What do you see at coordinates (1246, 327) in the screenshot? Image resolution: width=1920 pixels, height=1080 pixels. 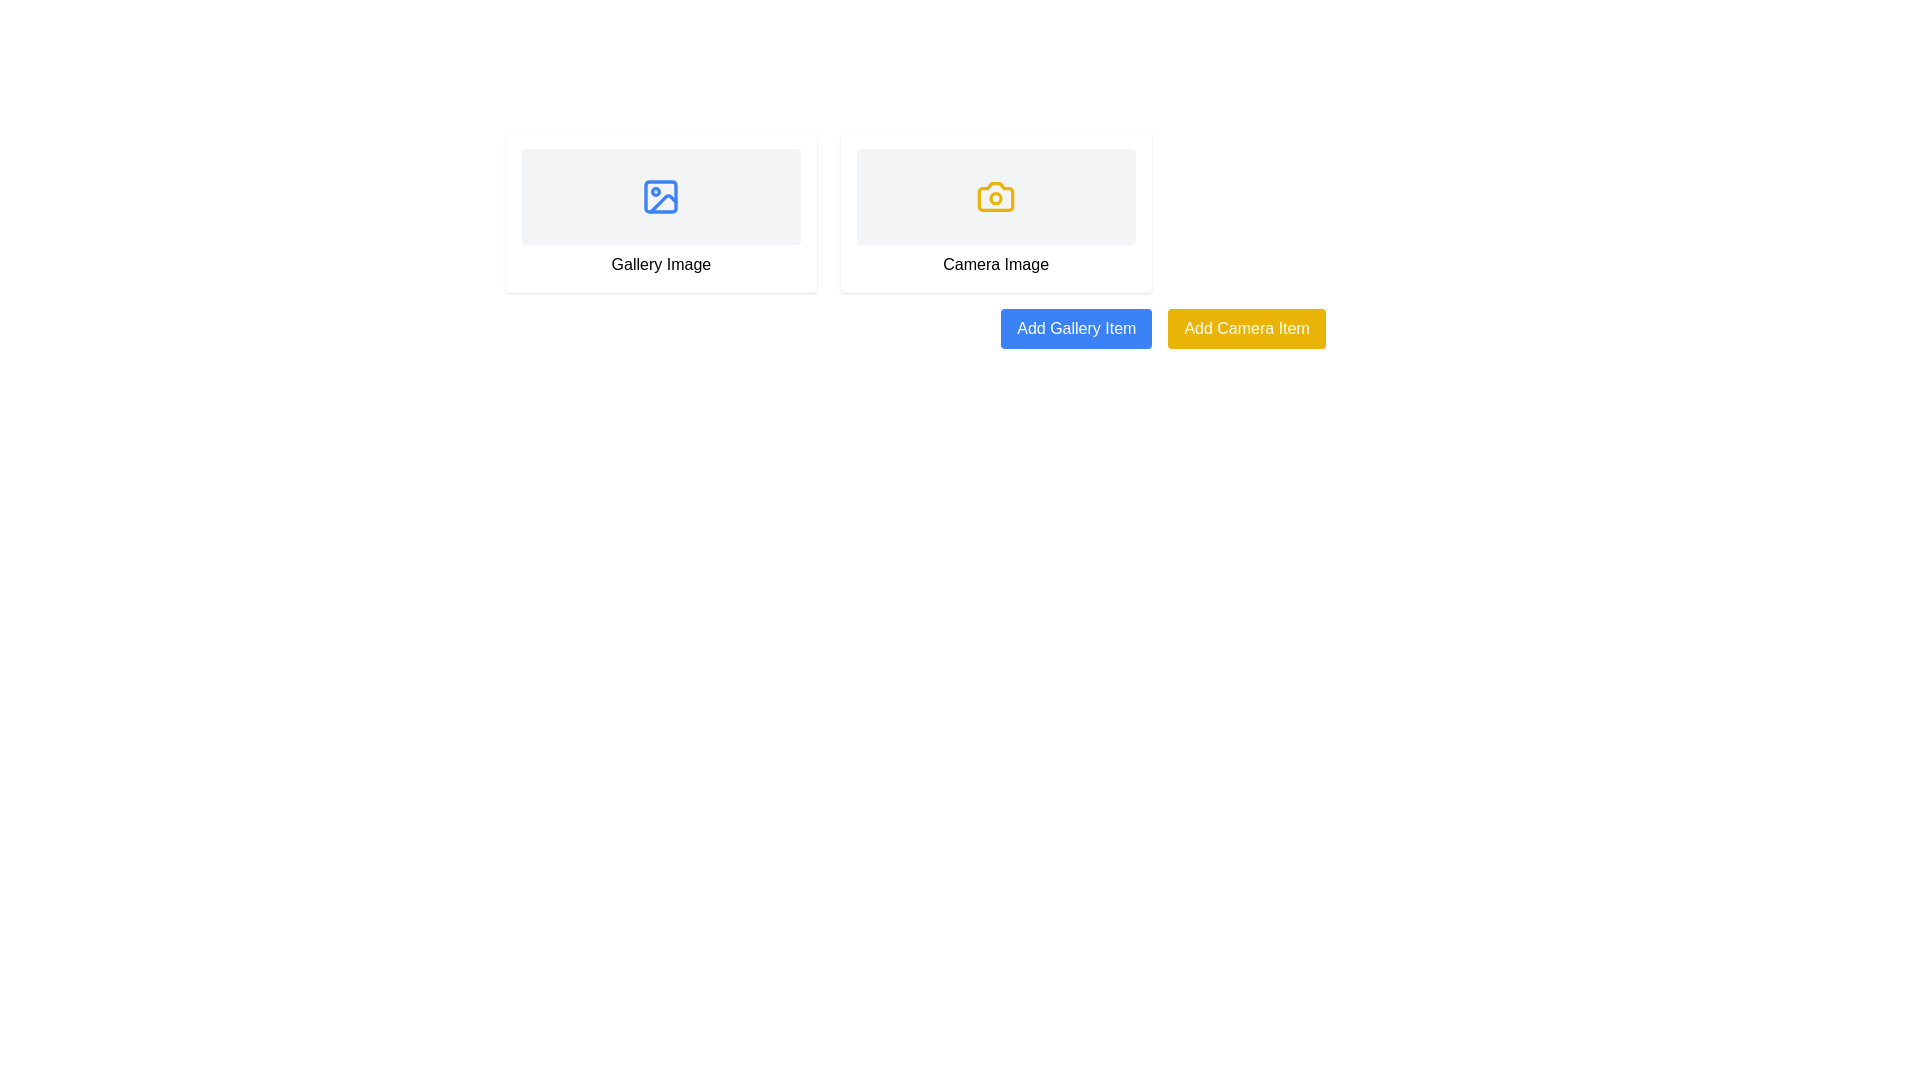 I see `the button with a yellow background and white text reading 'Add Camera Item'` at bounding box center [1246, 327].